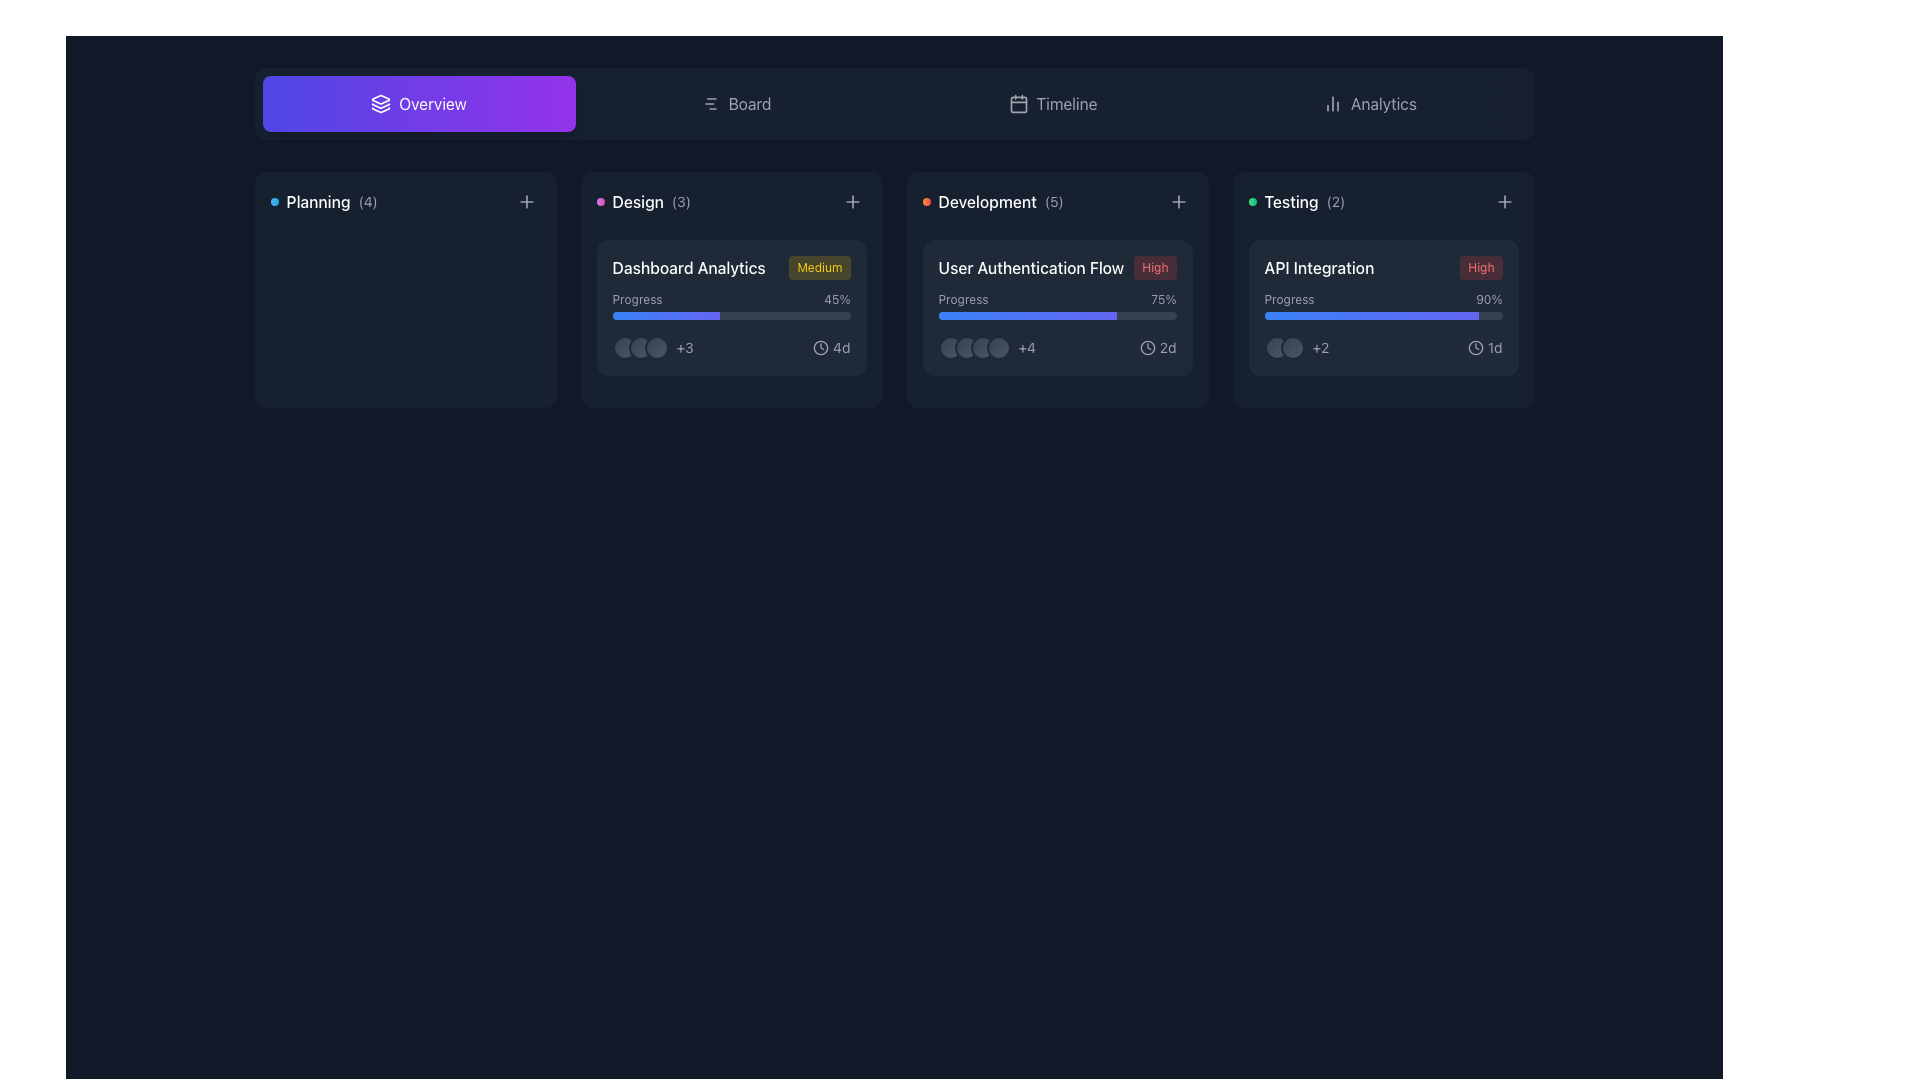  Describe the element at coordinates (1178, 201) in the screenshot. I see `the plus-shaped icon button located at the top-right corner of the 'Development' card segment` at that location.